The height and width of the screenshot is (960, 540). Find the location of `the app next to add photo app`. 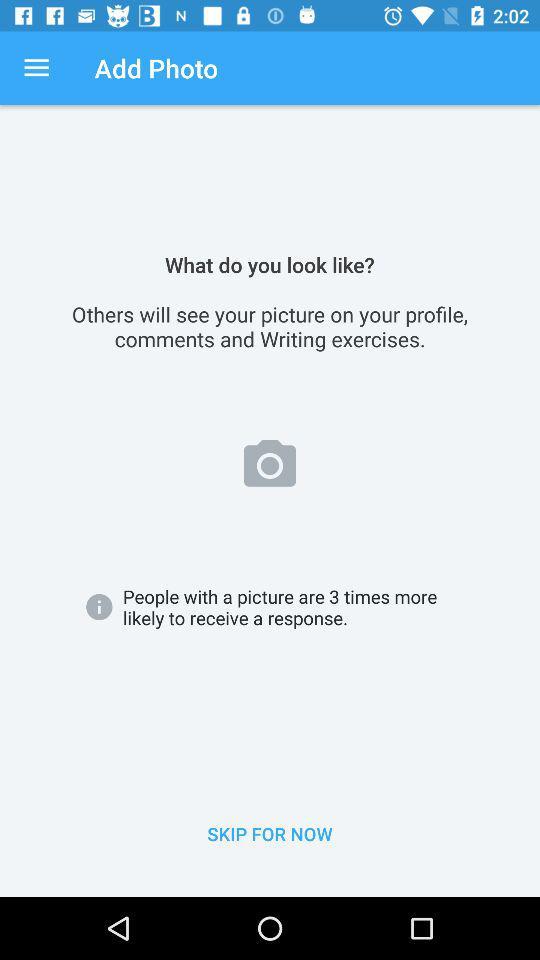

the app next to add photo app is located at coordinates (36, 68).